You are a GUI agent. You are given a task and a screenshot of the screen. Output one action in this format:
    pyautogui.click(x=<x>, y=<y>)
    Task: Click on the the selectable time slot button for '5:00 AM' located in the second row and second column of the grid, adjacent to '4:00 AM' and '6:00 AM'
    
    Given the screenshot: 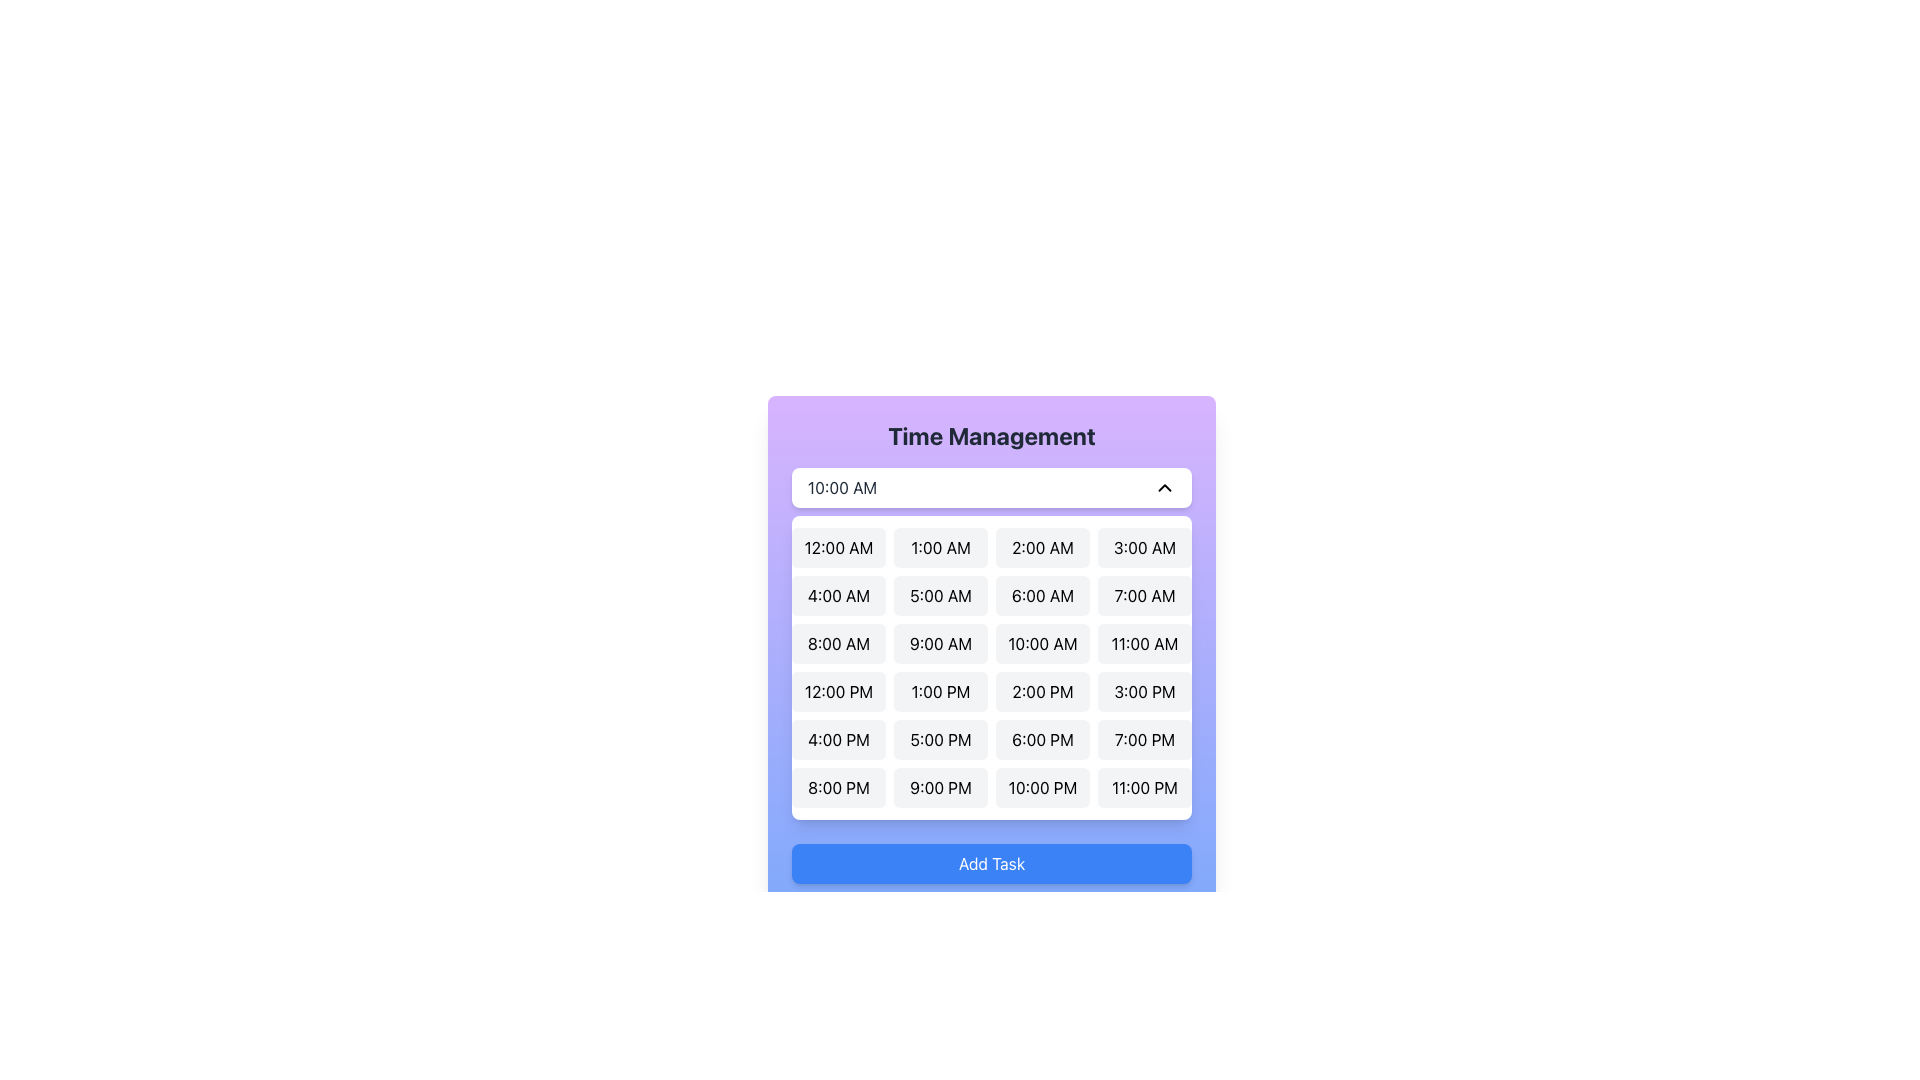 What is the action you would take?
    pyautogui.click(x=939, y=595)
    